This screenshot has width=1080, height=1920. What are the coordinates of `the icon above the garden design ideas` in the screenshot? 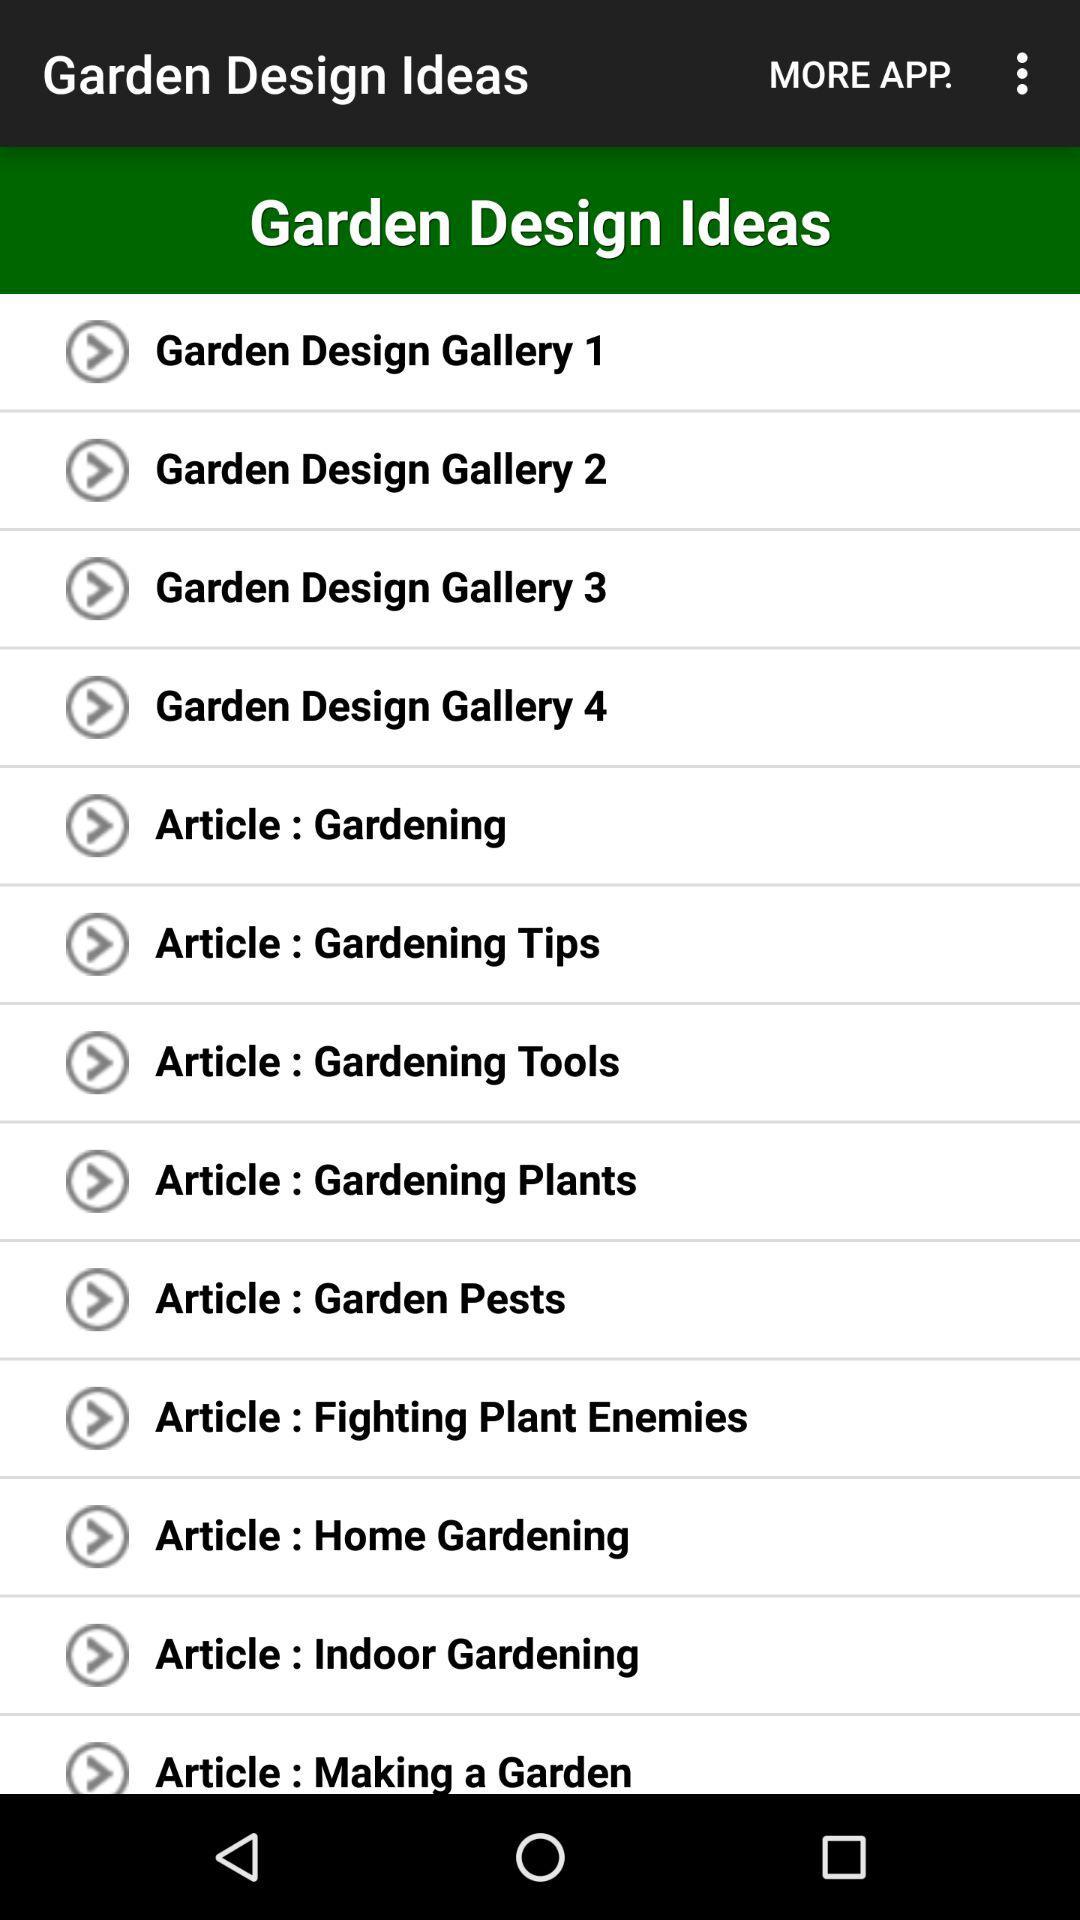 It's located at (860, 73).